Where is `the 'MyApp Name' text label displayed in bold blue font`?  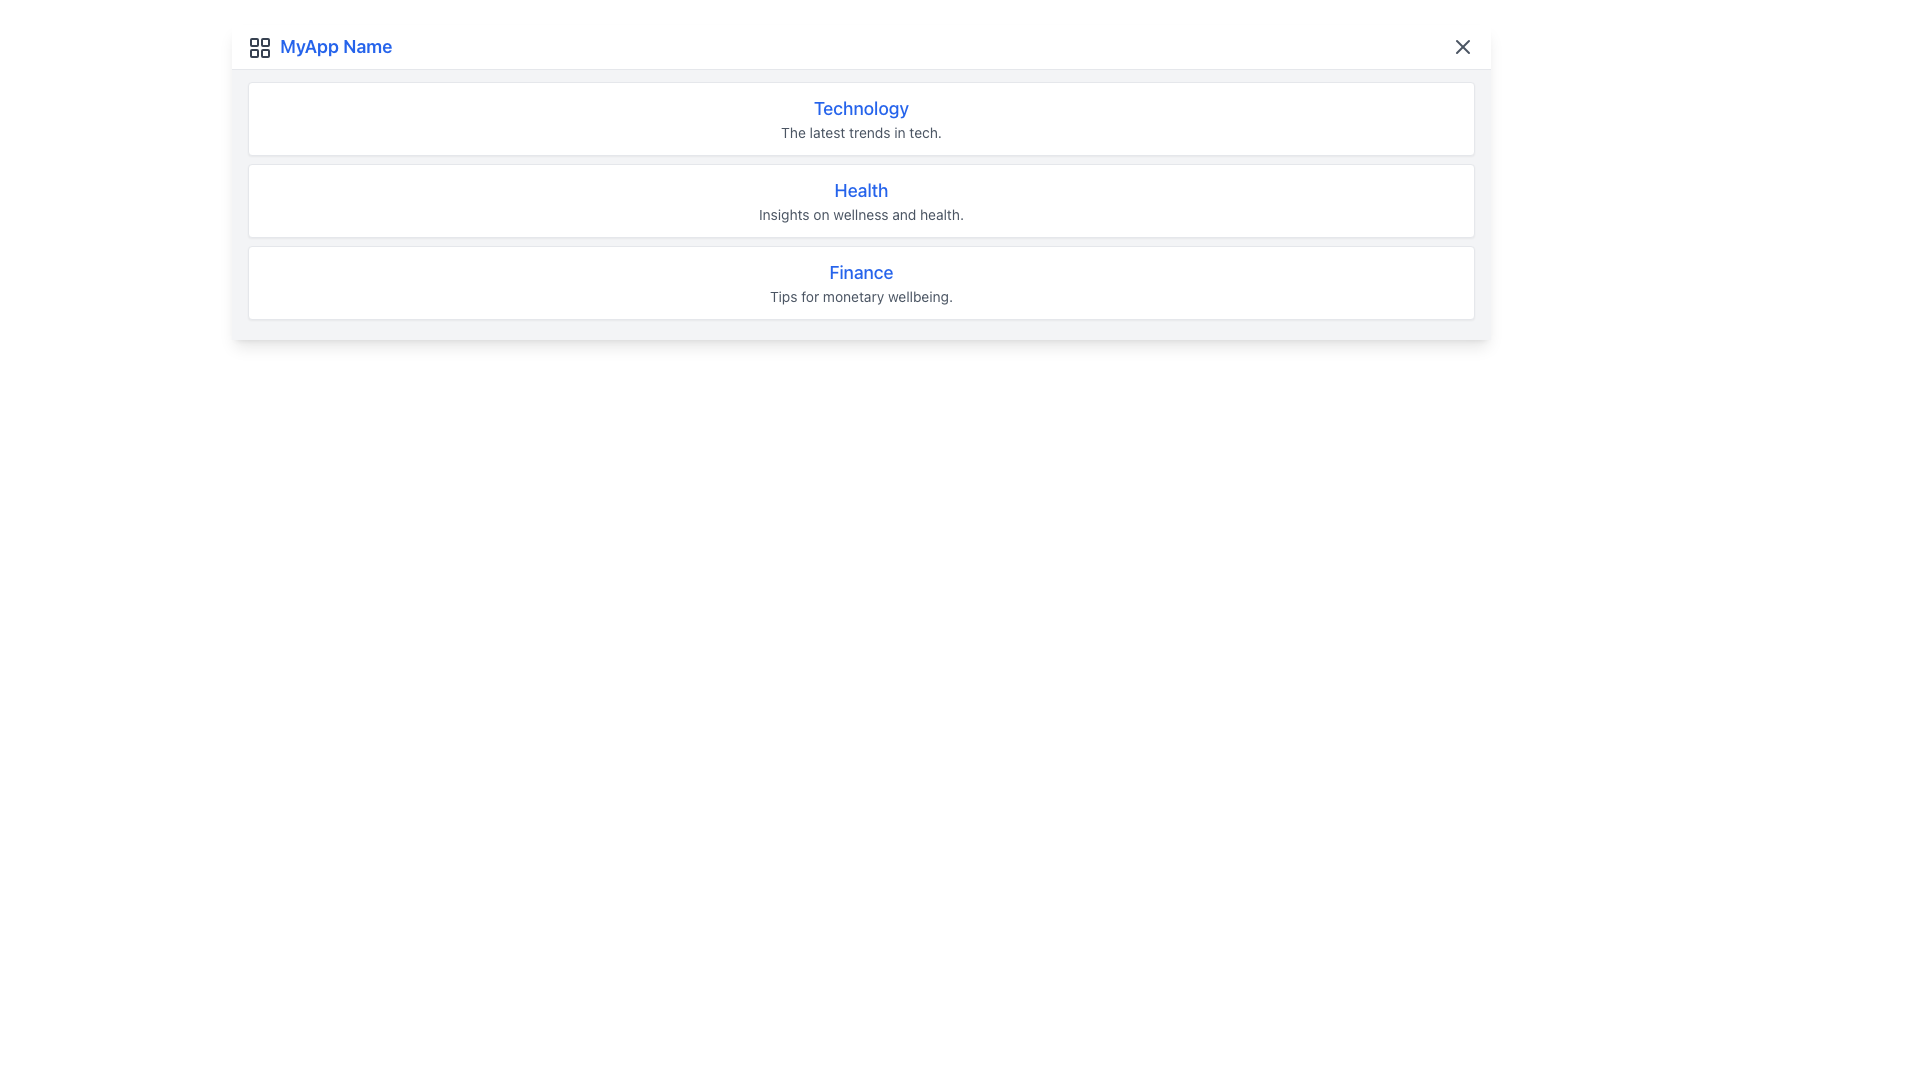 the 'MyApp Name' text label displayed in bold blue font is located at coordinates (320, 45).